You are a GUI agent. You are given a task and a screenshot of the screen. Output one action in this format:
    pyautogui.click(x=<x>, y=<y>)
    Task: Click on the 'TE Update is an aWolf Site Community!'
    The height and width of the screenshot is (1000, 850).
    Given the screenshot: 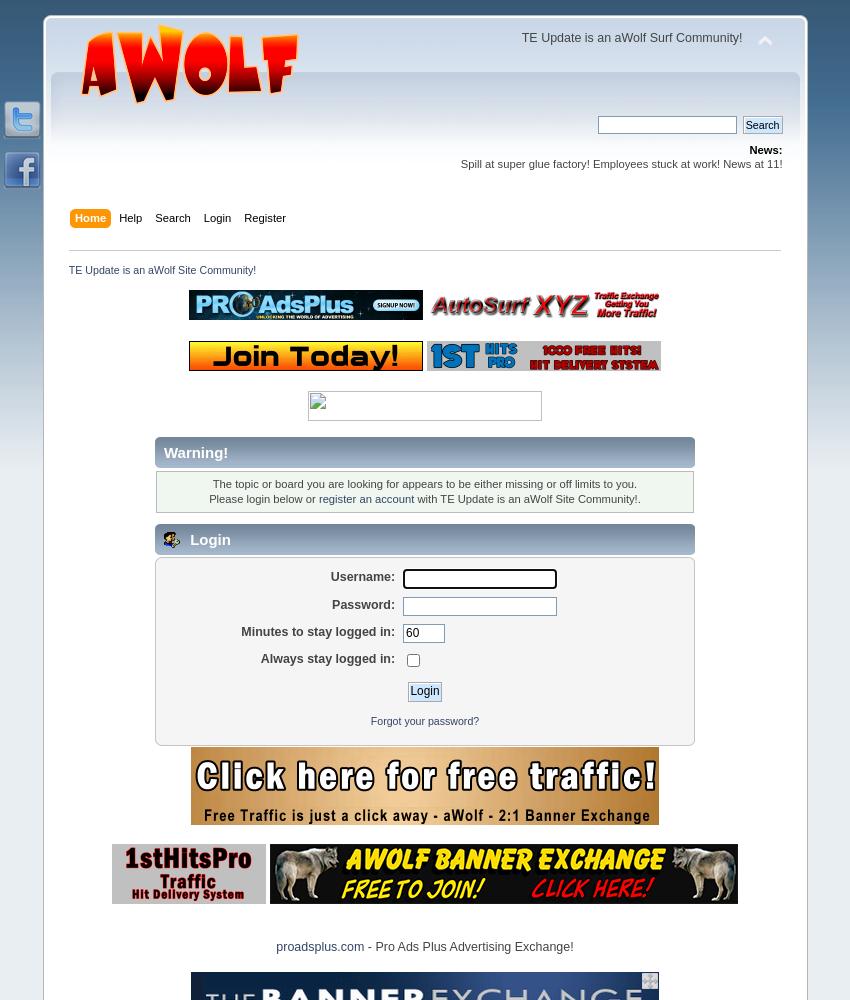 What is the action you would take?
    pyautogui.click(x=162, y=270)
    